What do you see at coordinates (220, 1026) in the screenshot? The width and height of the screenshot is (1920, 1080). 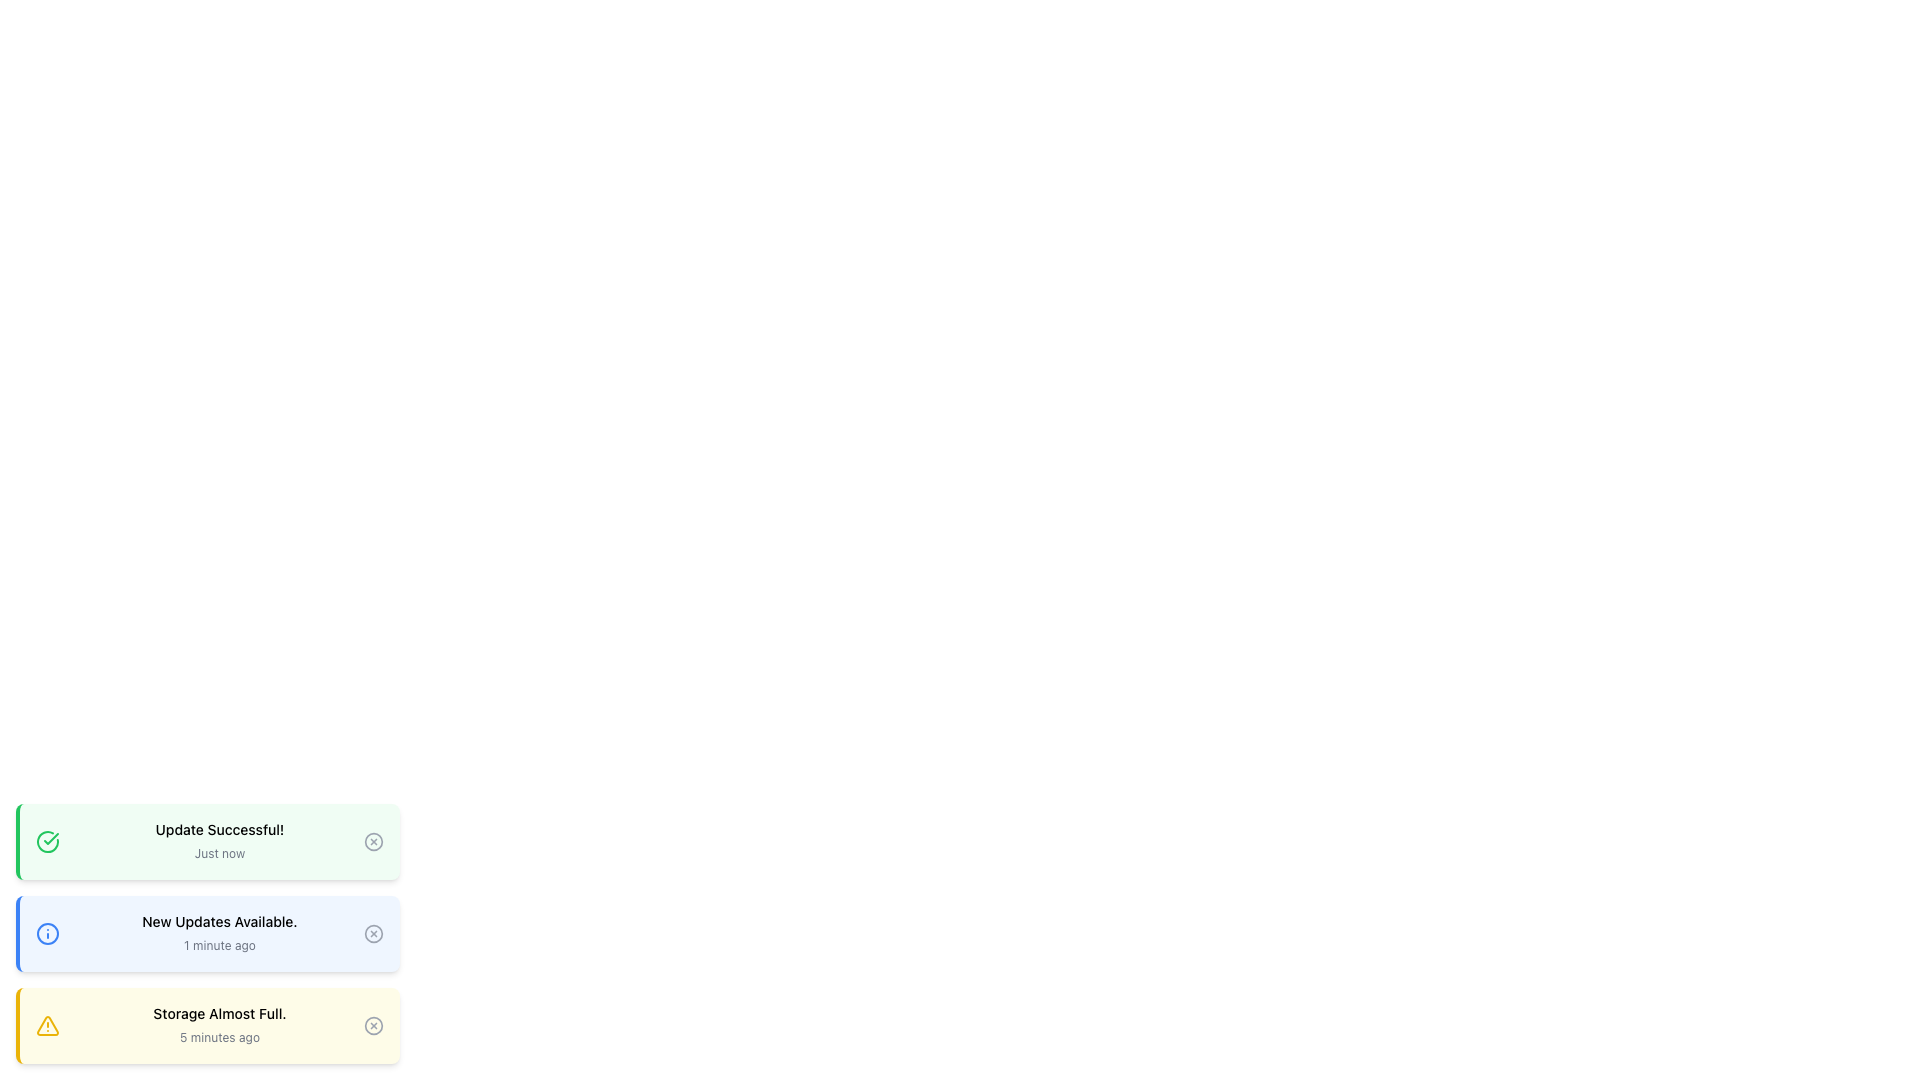 I see `notification text block indicating the system state about storage nearing capacity, which is the primary content located to the right of the warning icon and is the third item in the stacked list of notifications` at bounding box center [220, 1026].